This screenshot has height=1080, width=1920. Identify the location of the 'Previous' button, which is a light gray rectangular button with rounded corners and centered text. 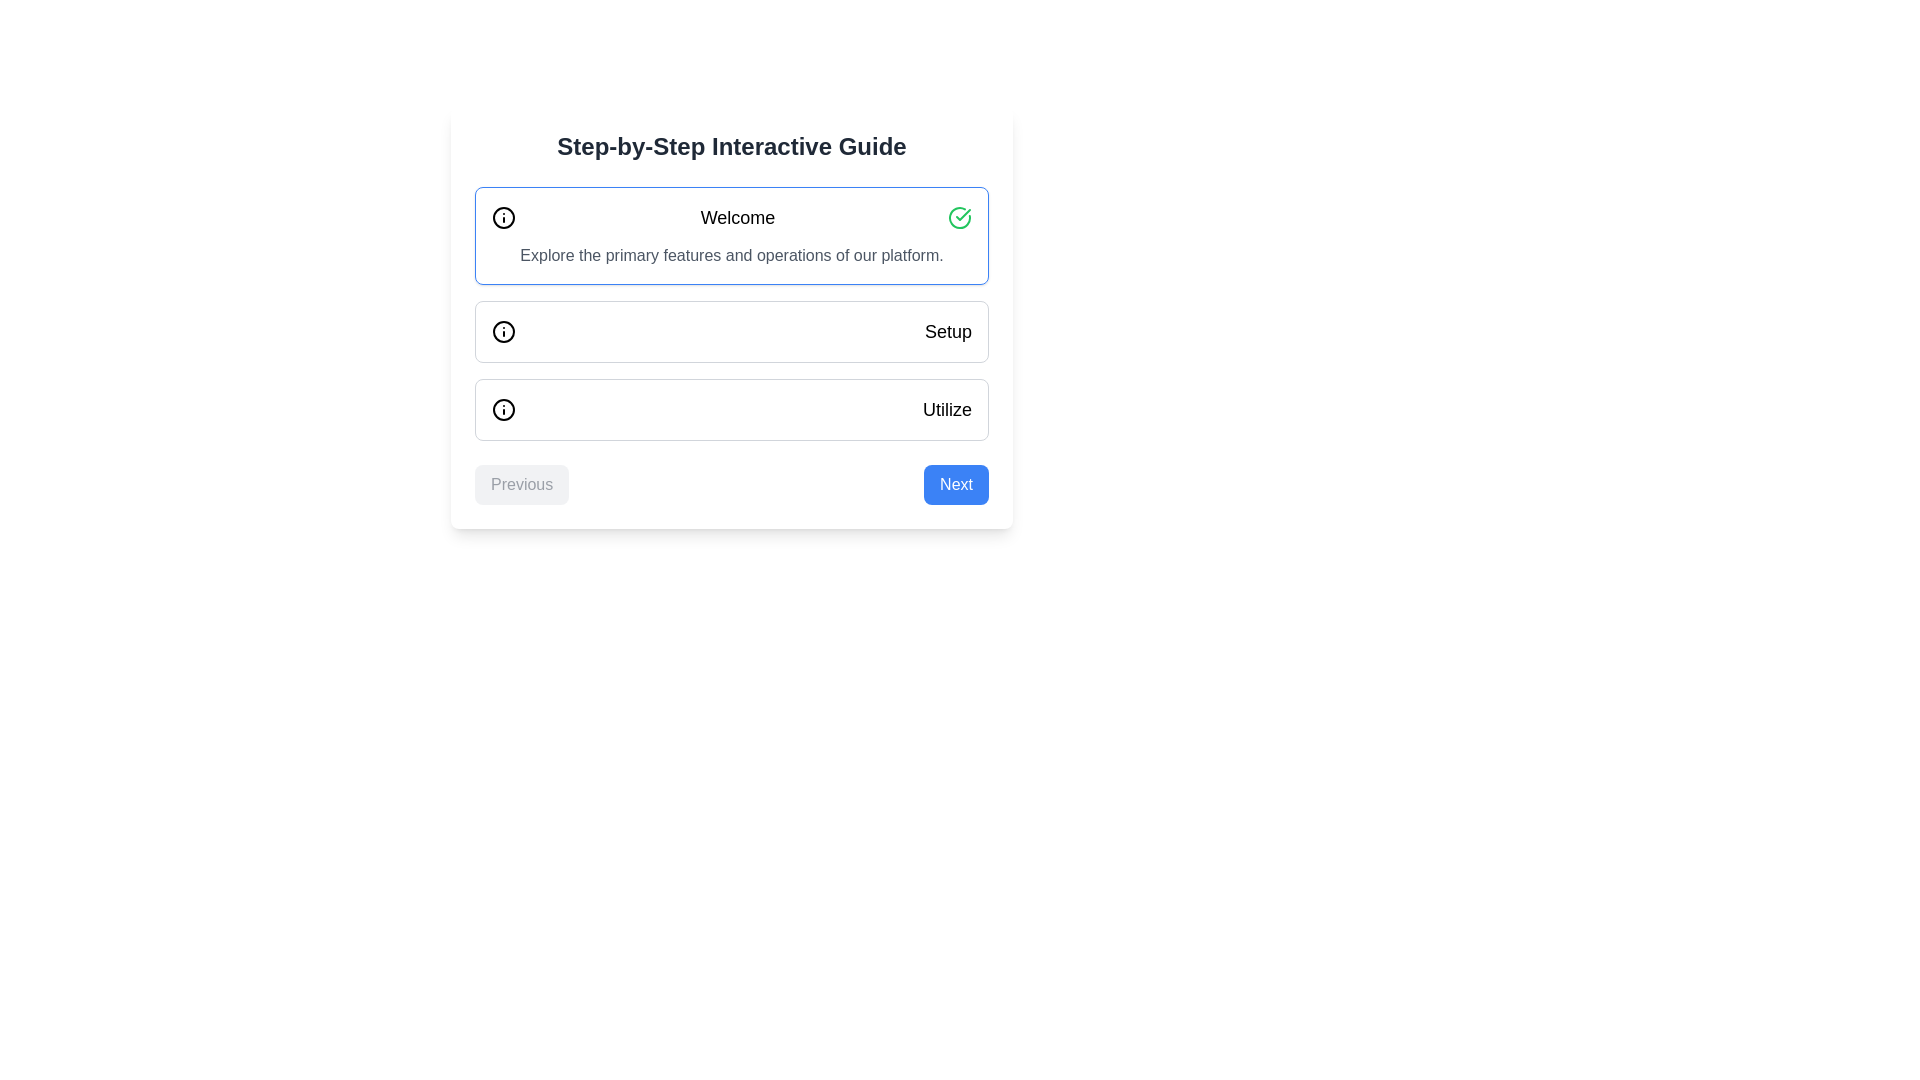
(522, 485).